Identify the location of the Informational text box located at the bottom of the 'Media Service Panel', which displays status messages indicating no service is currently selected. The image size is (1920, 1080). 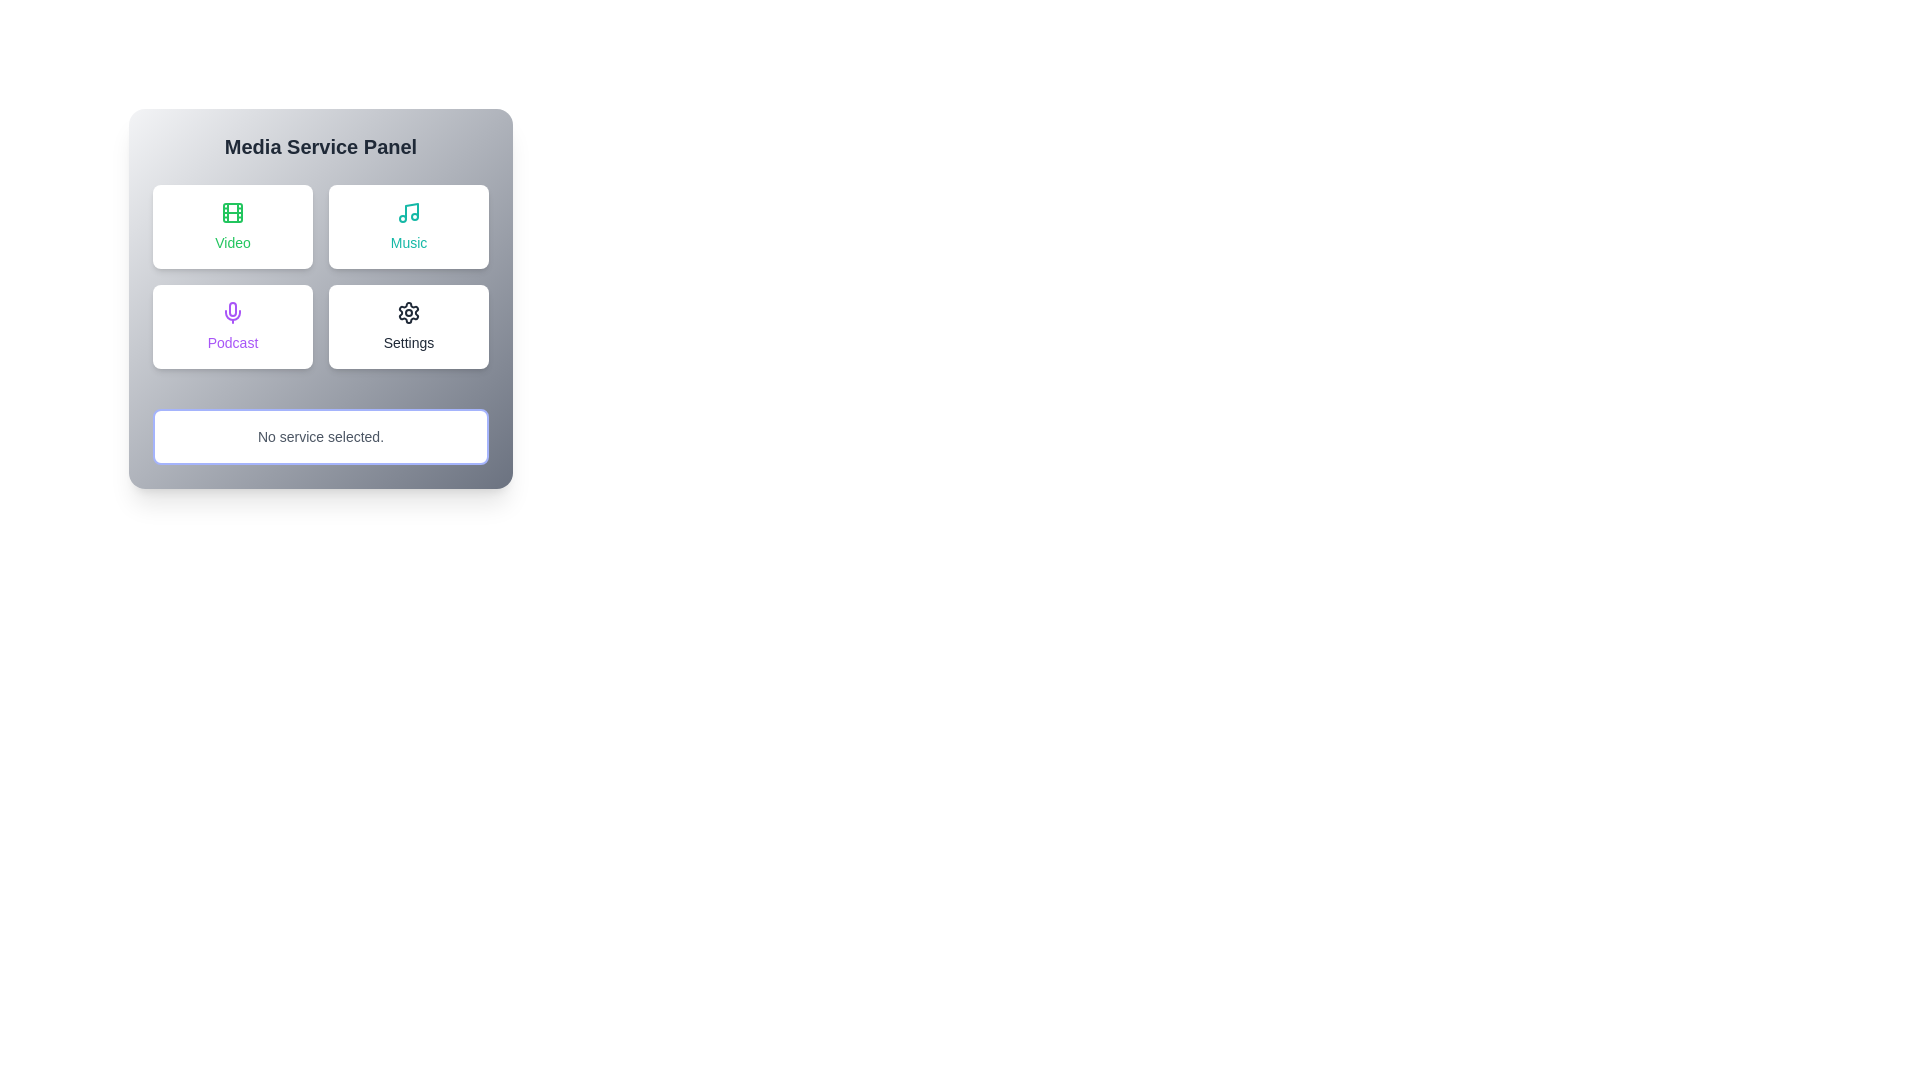
(321, 435).